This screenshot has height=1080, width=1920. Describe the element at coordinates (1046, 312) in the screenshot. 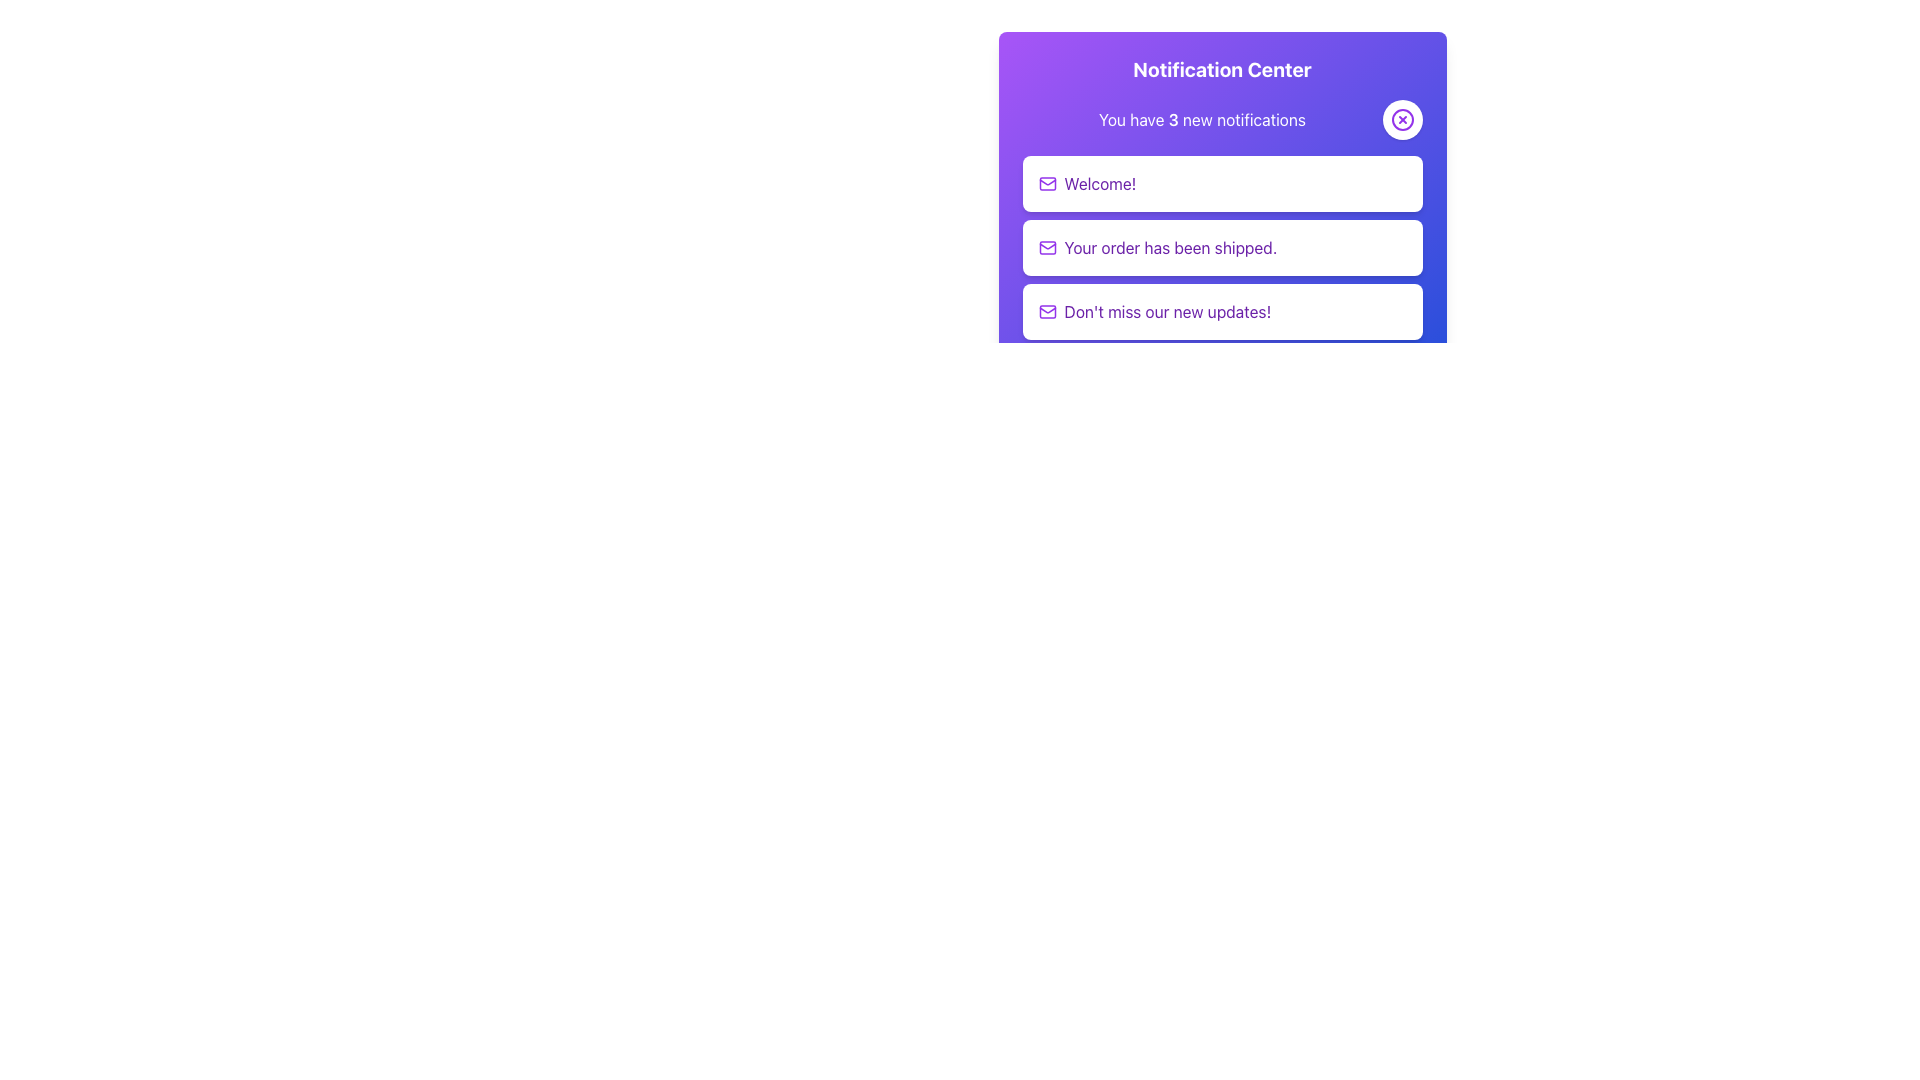

I see `mail icon with a stylized envelope shape, colored purple, located to the left of the text 'Don't miss our new updates!' in the lower notification box` at that location.